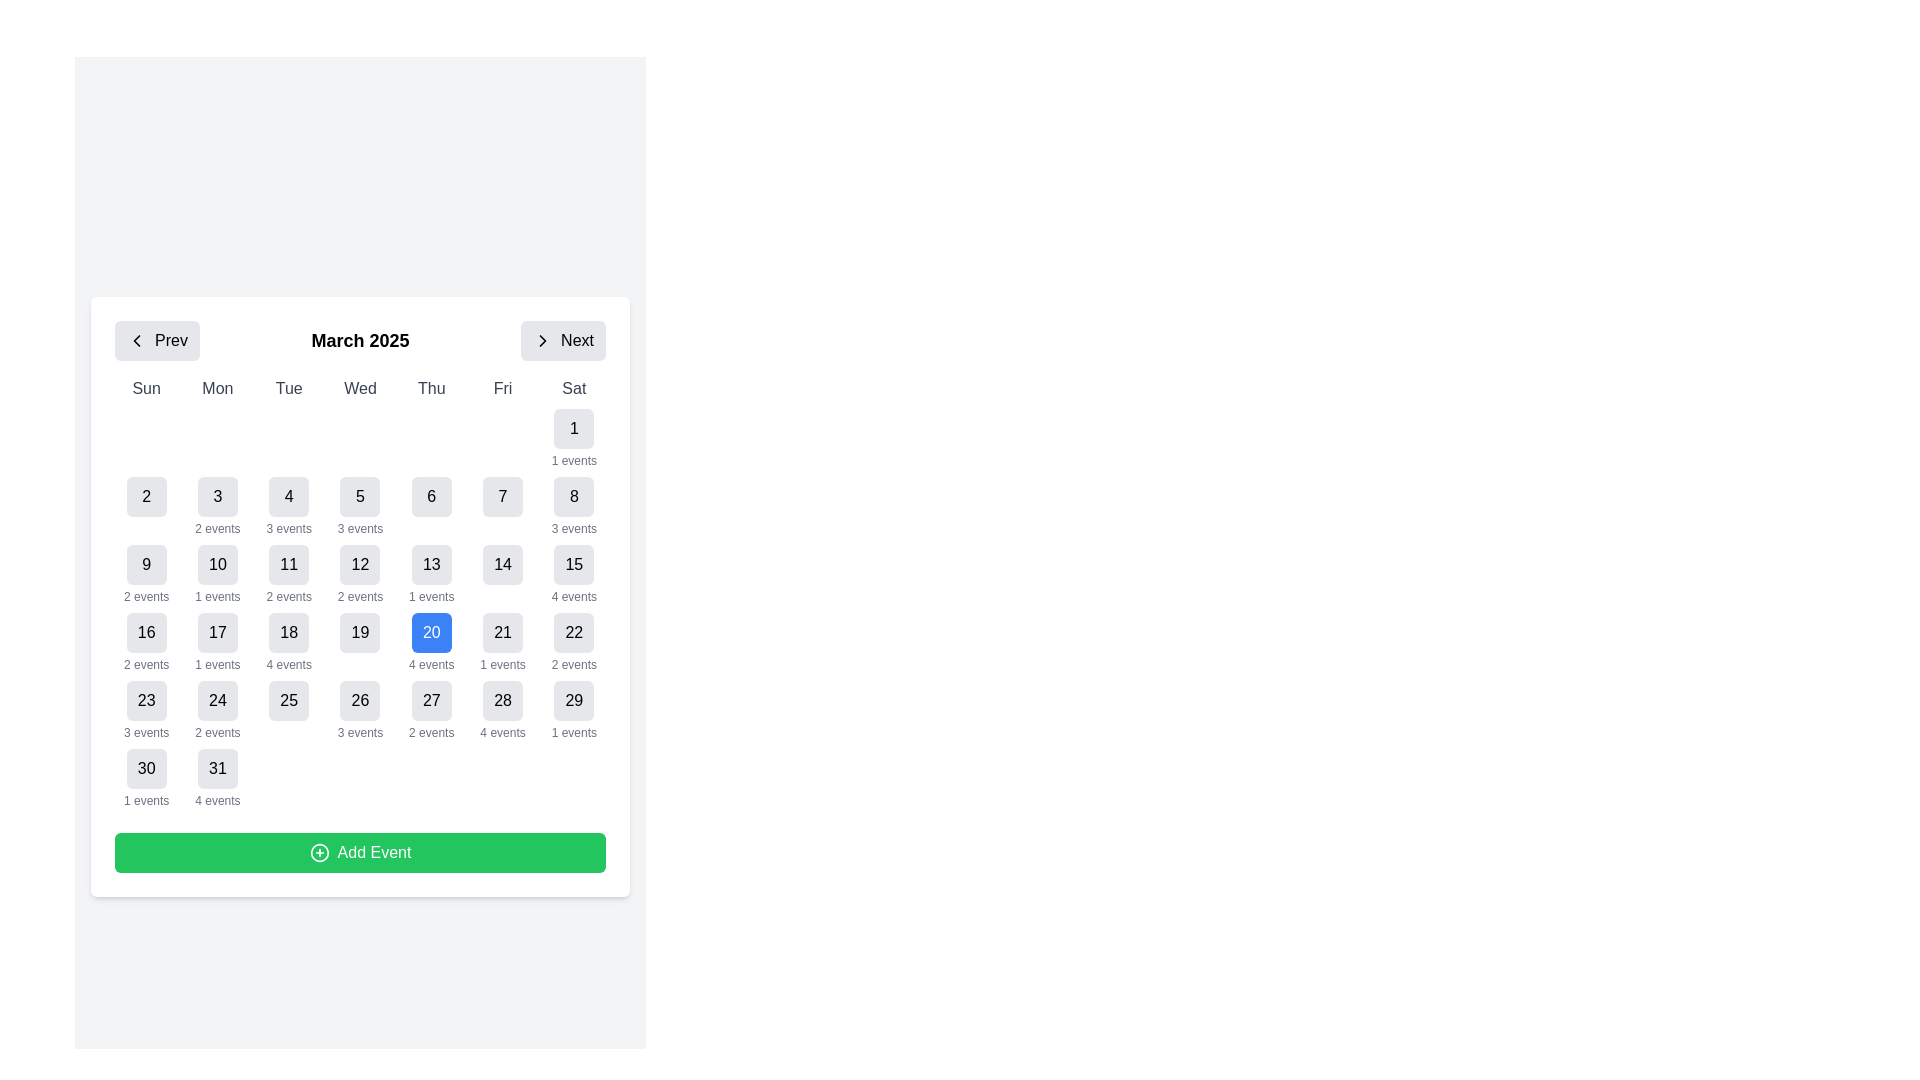 This screenshot has width=1920, height=1080. I want to click on the informative text label indicating the number of events associated with the date '12' in the calendar, located under the date '12' in the second row and fourth column, so click(360, 596).